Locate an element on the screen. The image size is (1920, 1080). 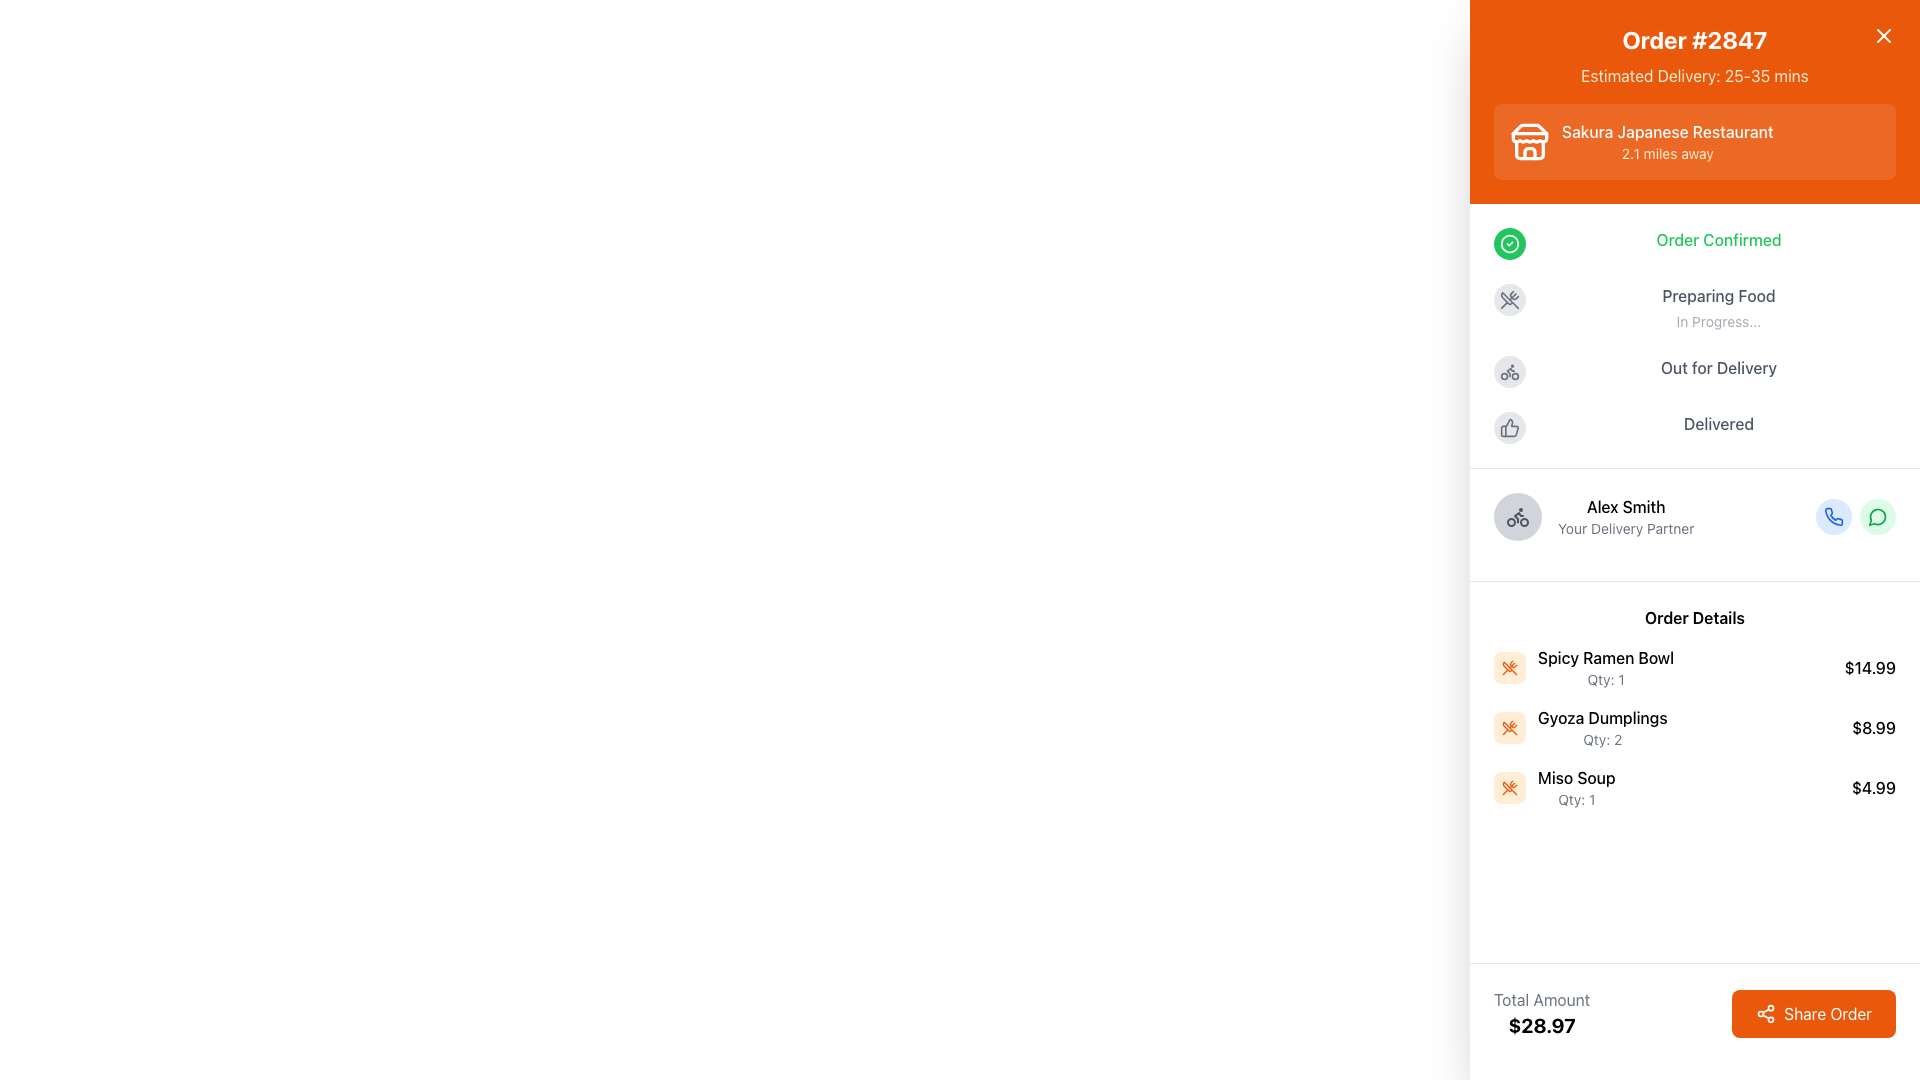
the food-related icon next to the 'Gyoza Dumplings' order detail in the list of order items is located at coordinates (1510, 668).